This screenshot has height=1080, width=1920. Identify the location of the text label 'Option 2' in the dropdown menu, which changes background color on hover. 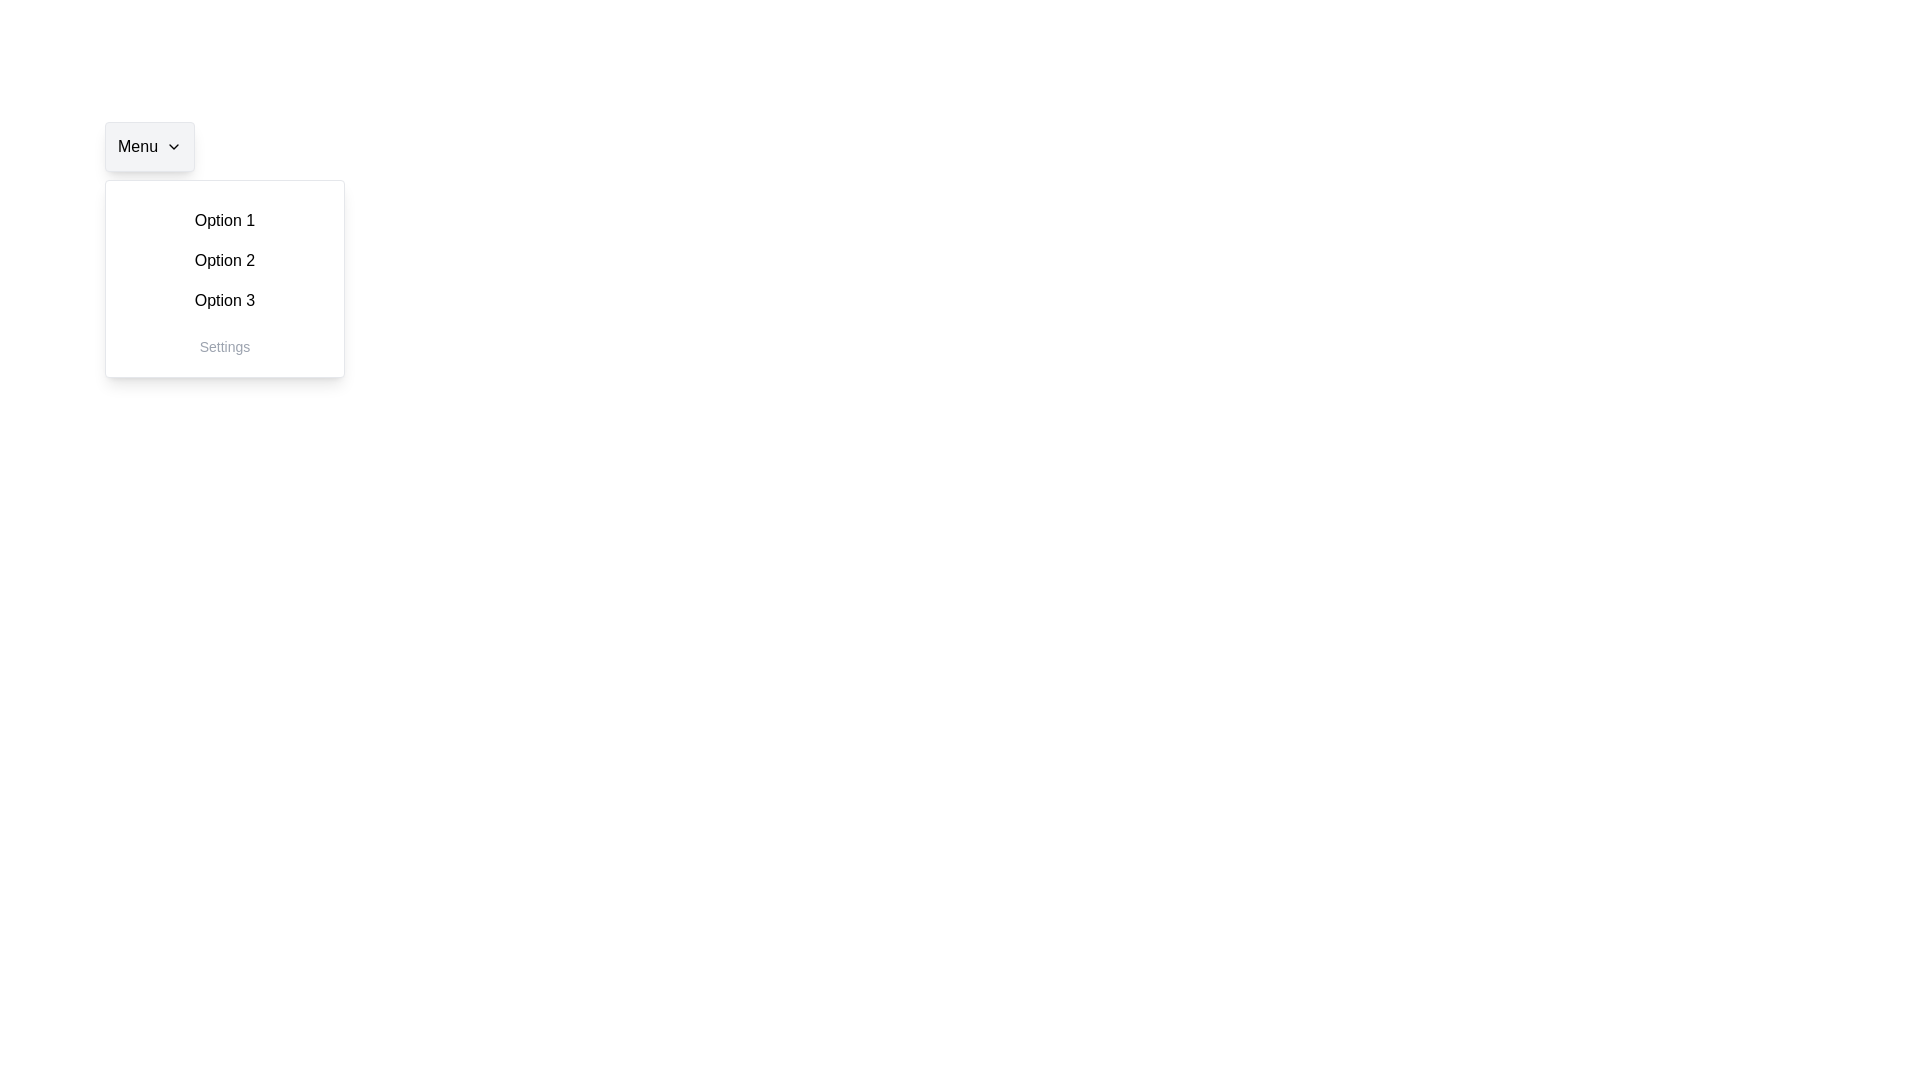
(225, 260).